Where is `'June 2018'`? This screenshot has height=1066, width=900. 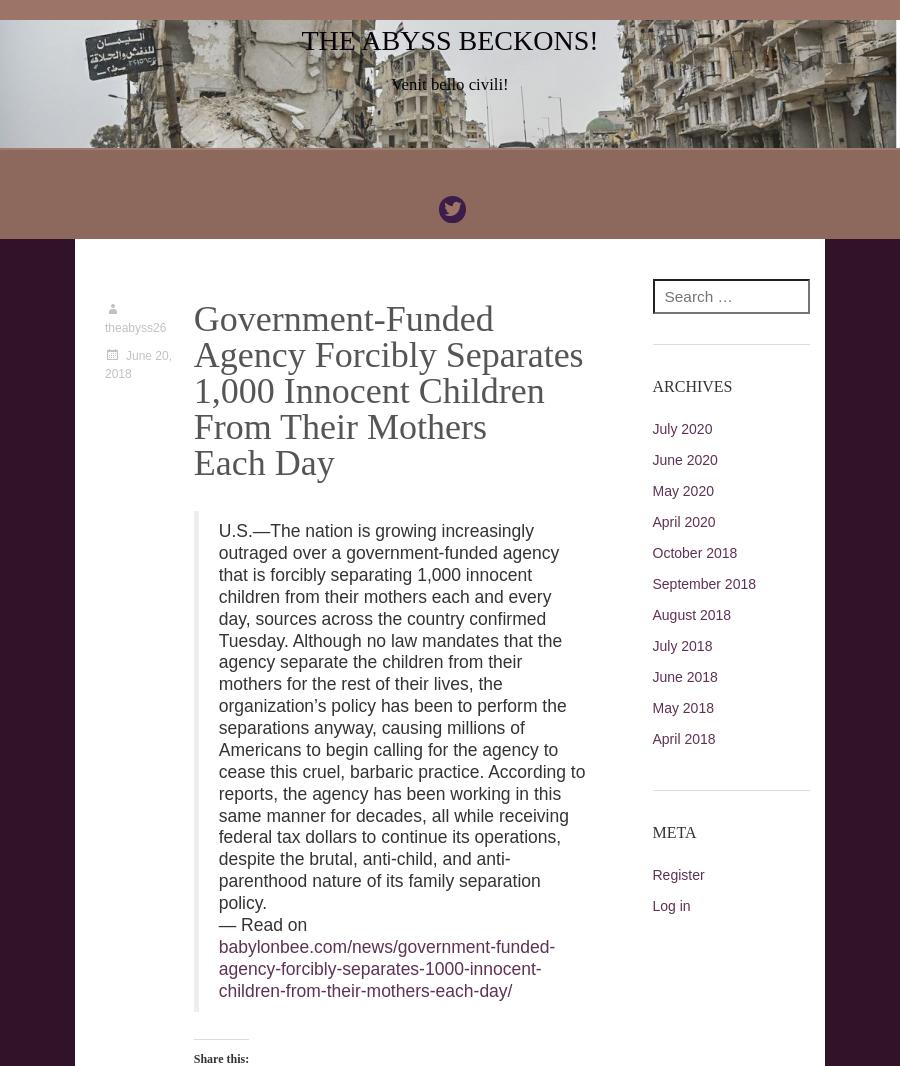
'June 2018' is located at coordinates (651, 676).